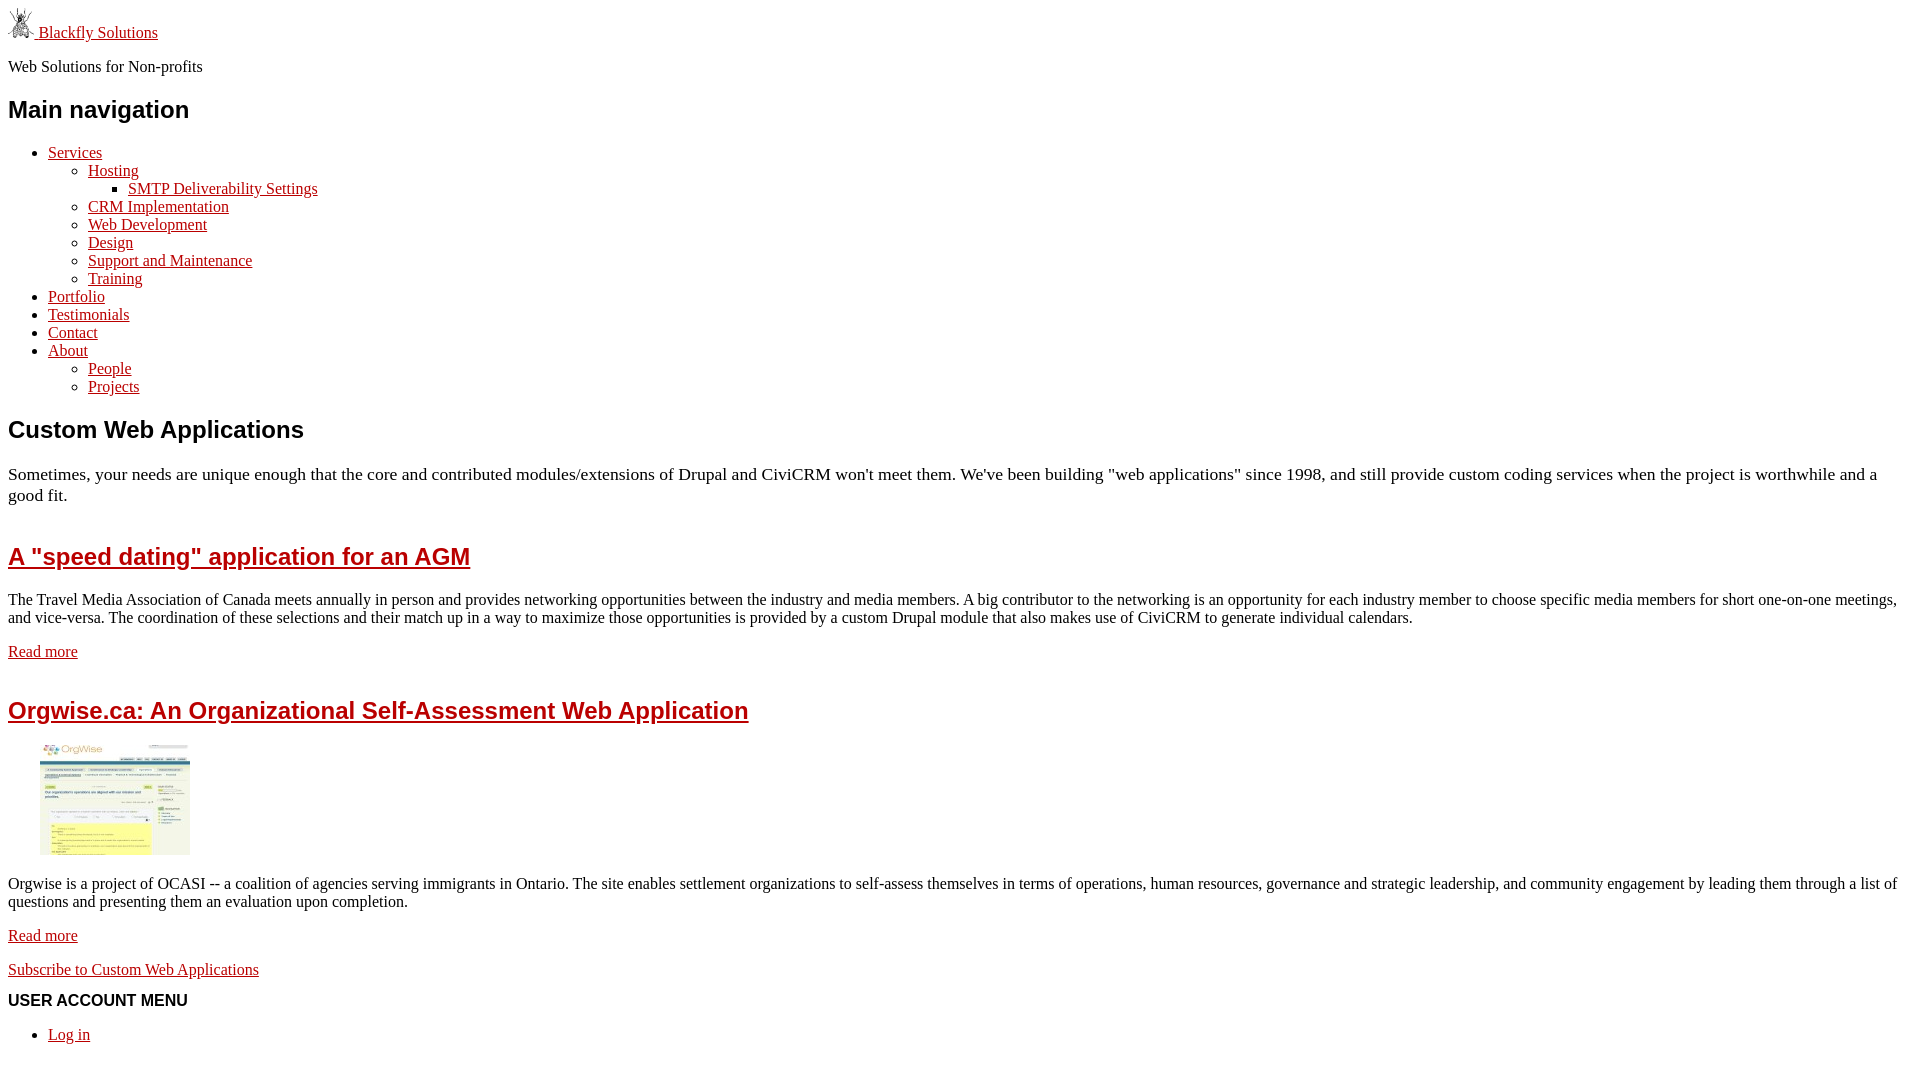  What do you see at coordinates (48, 314) in the screenshot?
I see `'Testimonials'` at bounding box center [48, 314].